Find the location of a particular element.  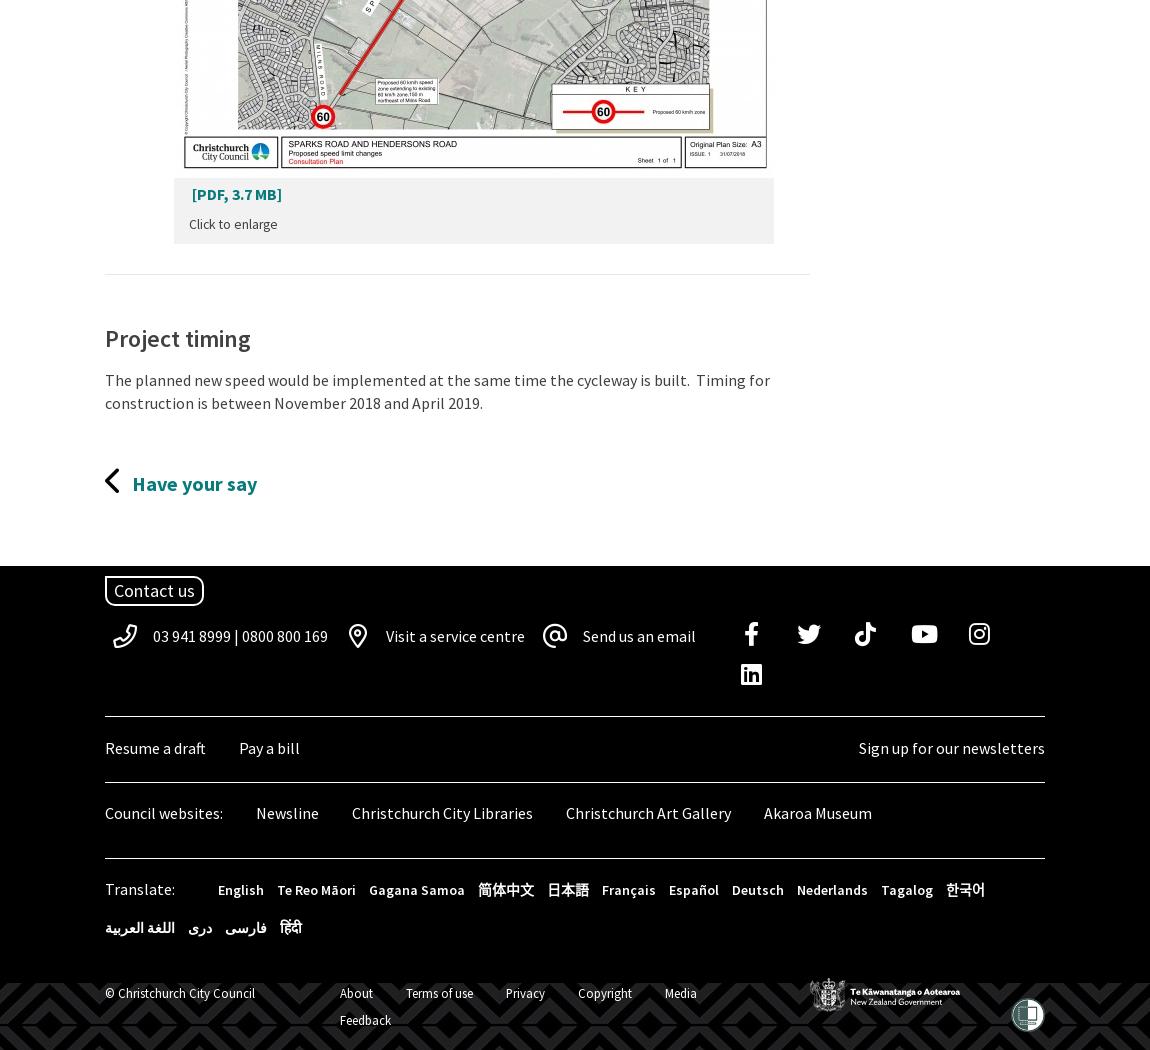

'Gagana Samoa' is located at coordinates (416, 888).